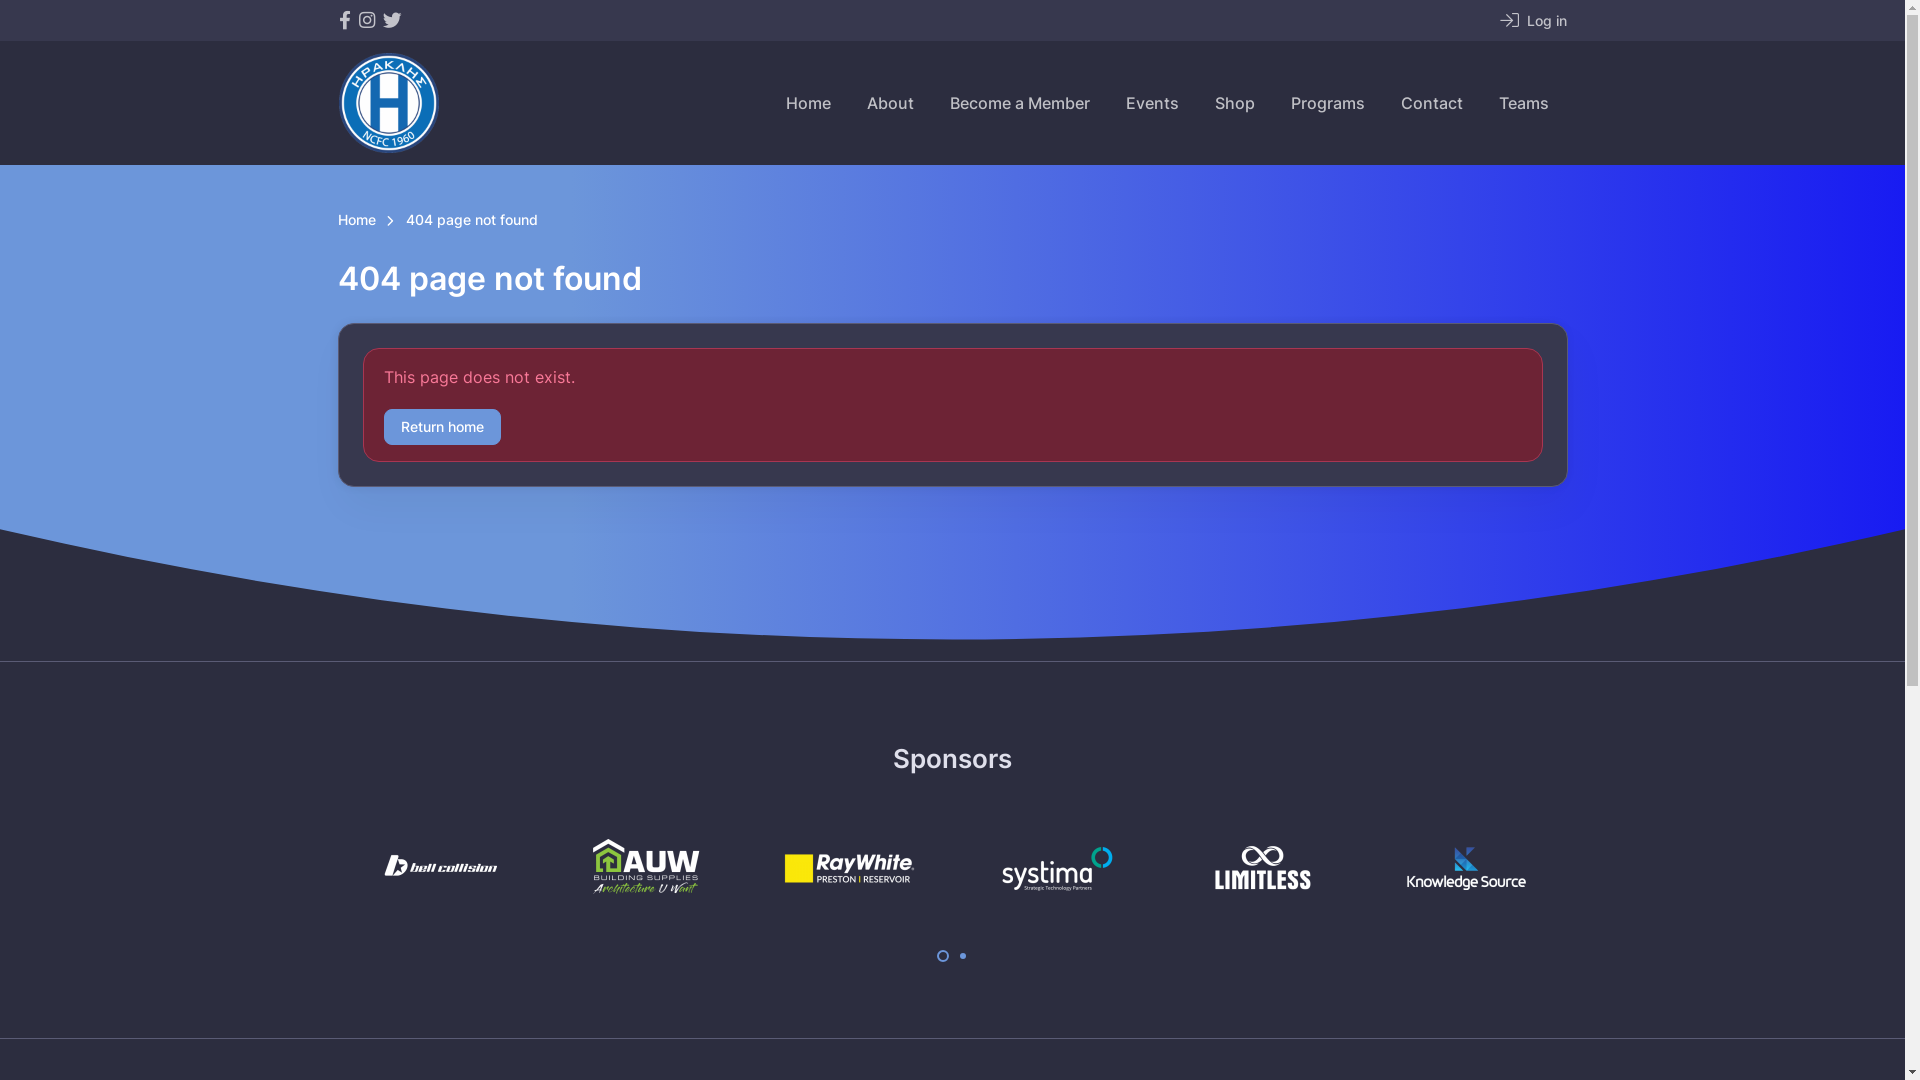  What do you see at coordinates (441, 426) in the screenshot?
I see `'Return home'` at bounding box center [441, 426].